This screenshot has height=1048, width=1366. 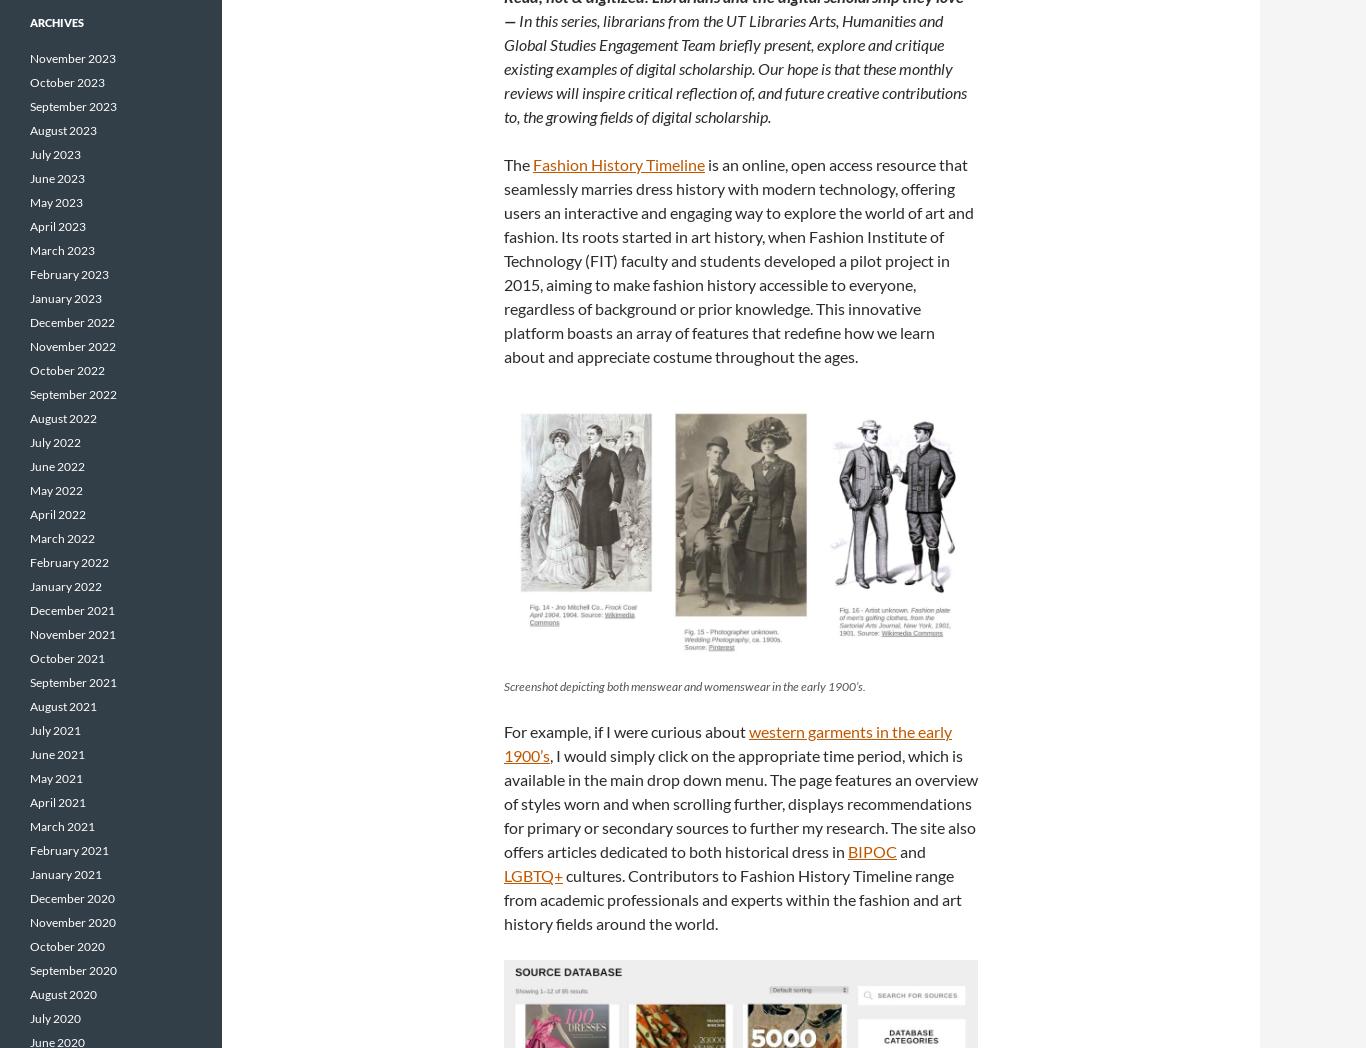 I want to click on 'January 2022', so click(x=65, y=586).